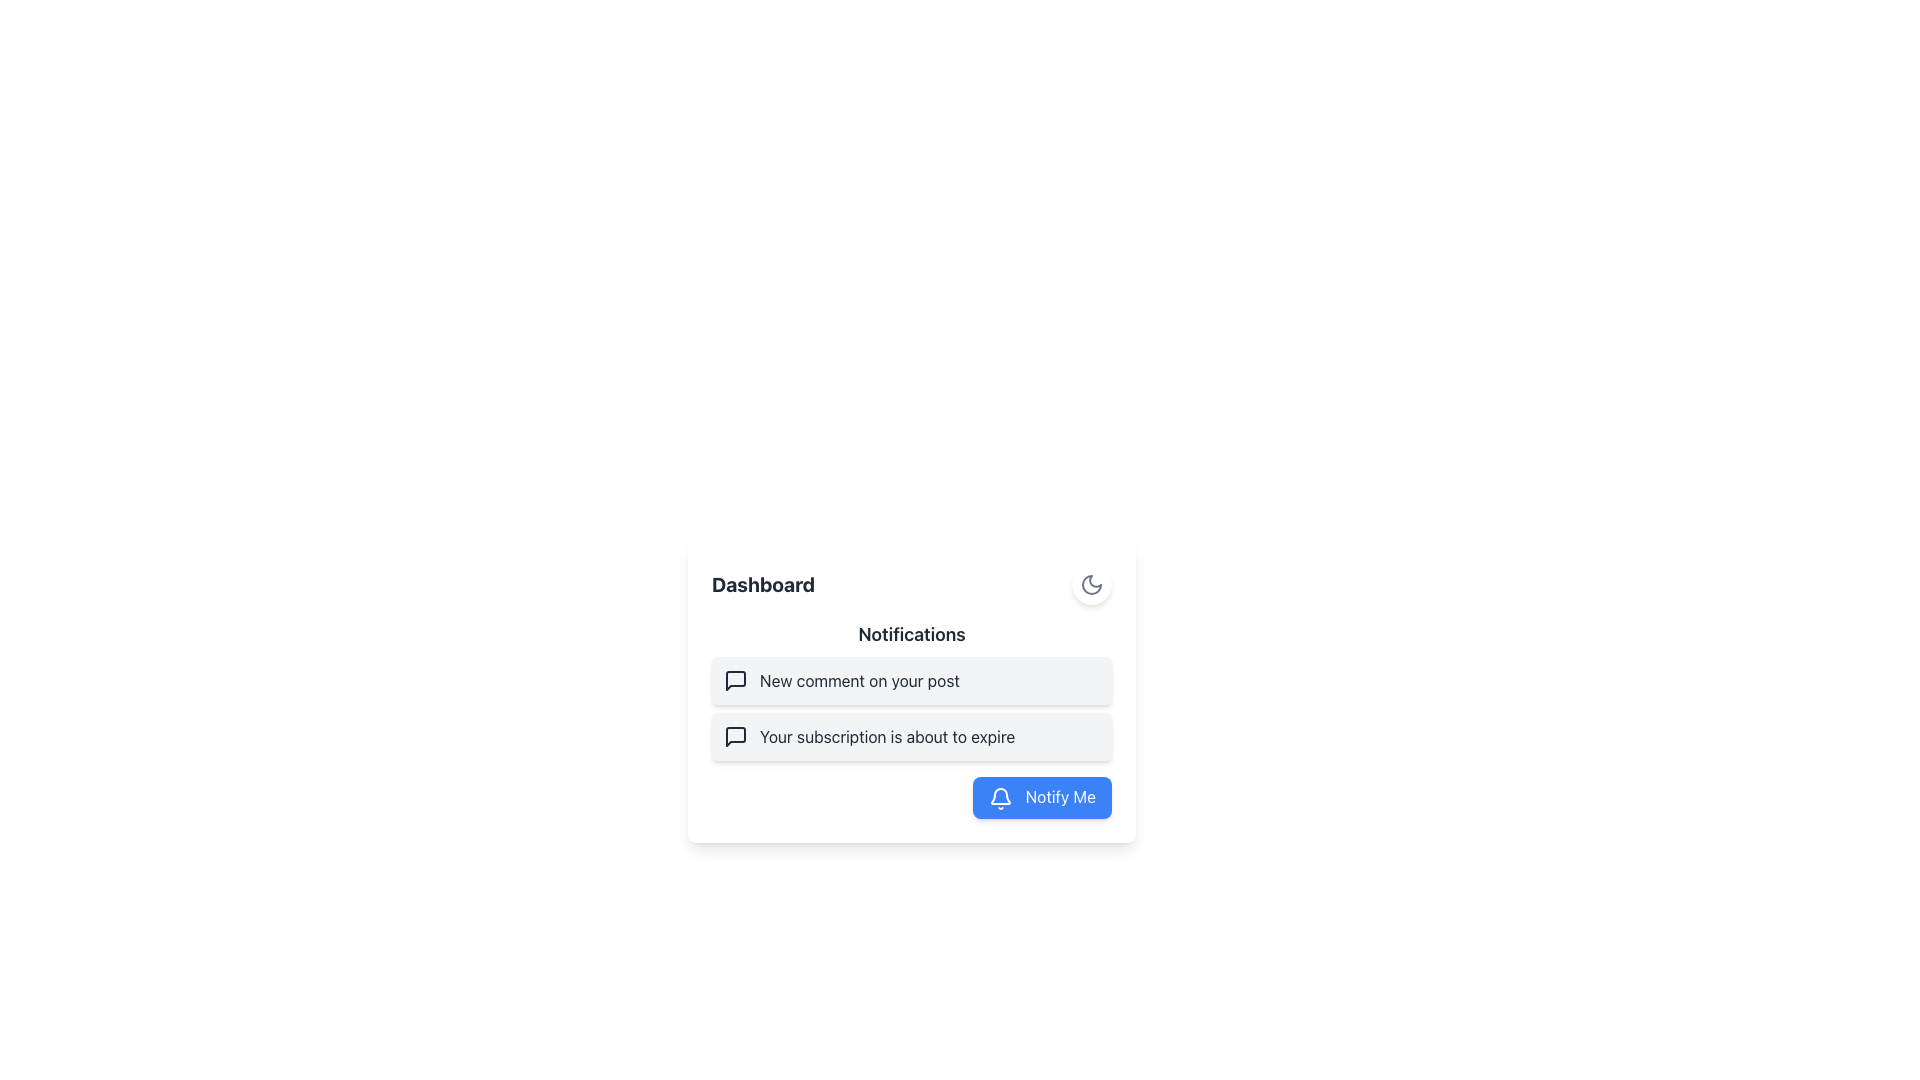 The width and height of the screenshot is (1920, 1080). What do you see at coordinates (734, 736) in the screenshot?
I see `the compact dialogue icon, which is a rectangular shape with a triangular pointer at the bottom, located to the left of the notification title 'Your subscription is about to expire'` at bounding box center [734, 736].